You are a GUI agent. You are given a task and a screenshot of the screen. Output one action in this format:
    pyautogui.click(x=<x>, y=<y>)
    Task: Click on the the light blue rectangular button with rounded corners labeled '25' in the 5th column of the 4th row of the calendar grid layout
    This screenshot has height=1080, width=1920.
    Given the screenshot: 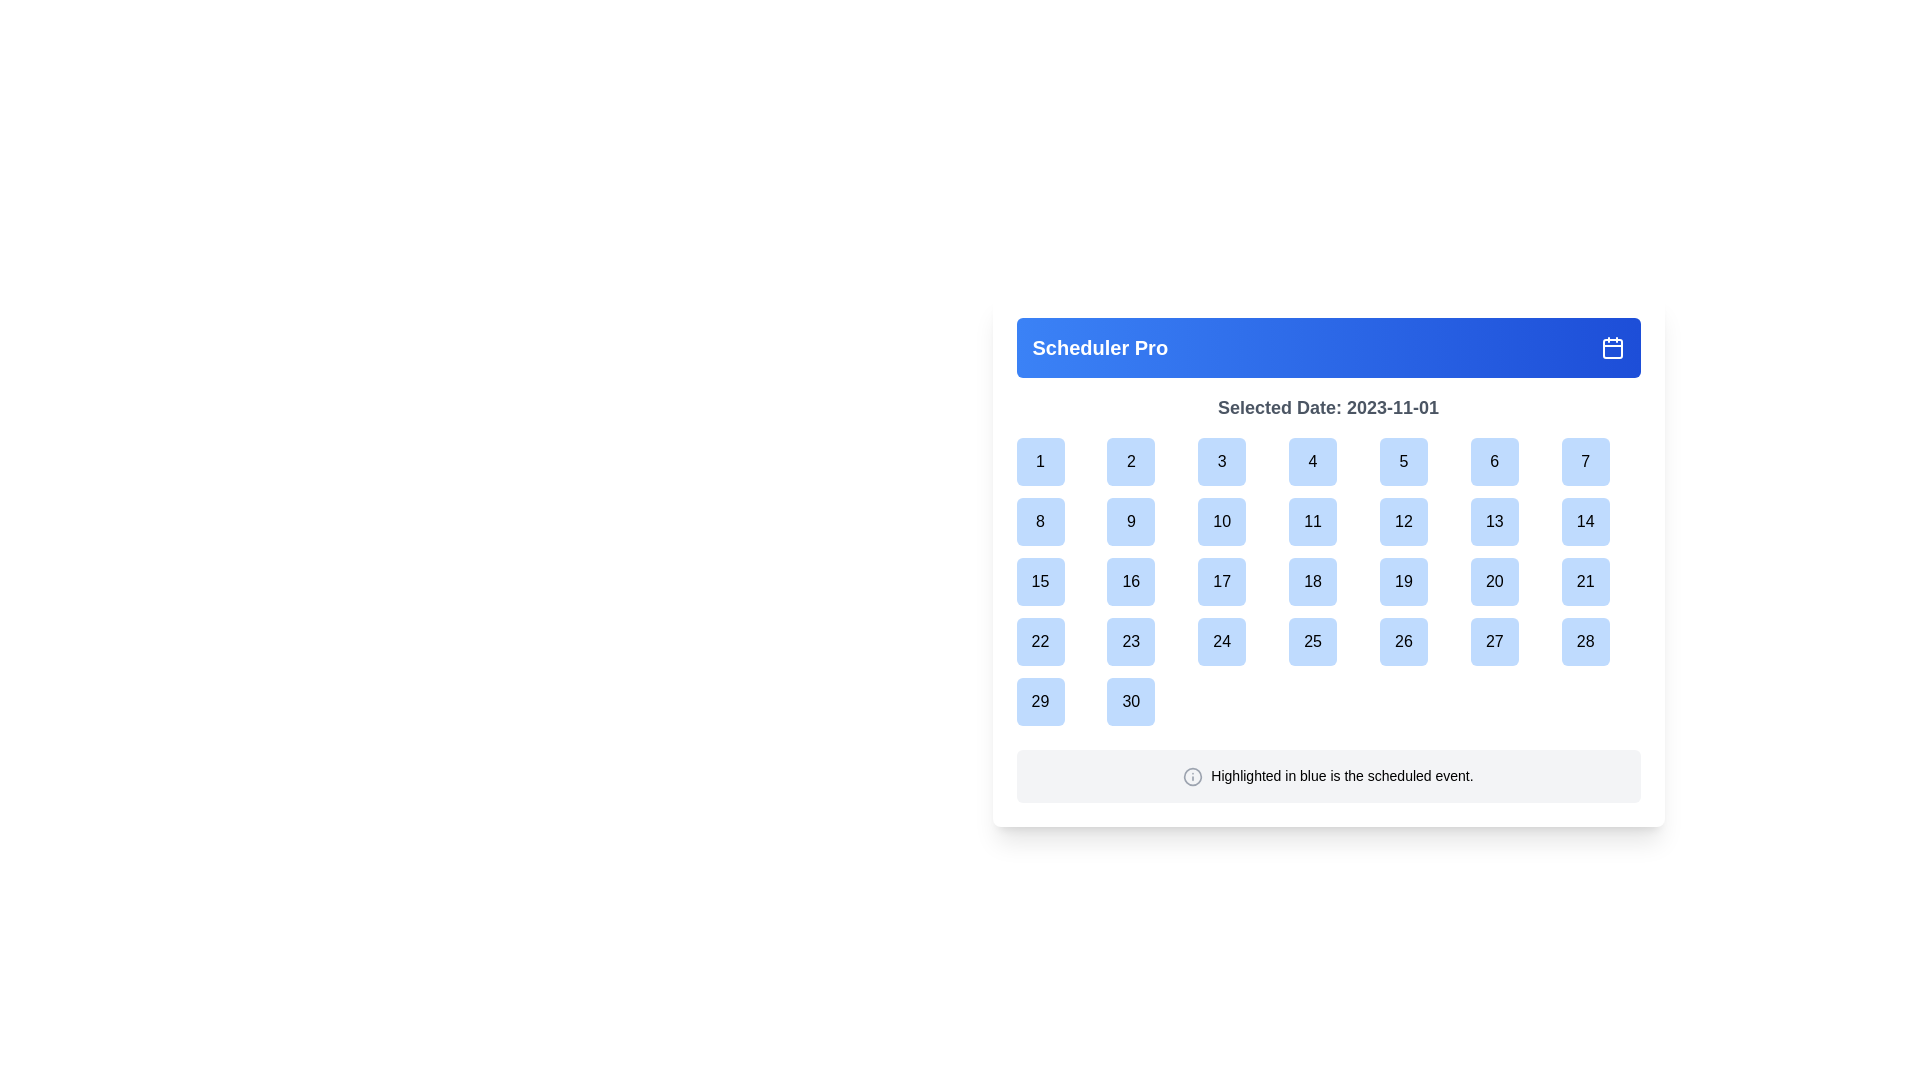 What is the action you would take?
    pyautogui.click(x=1328, y=641)
    